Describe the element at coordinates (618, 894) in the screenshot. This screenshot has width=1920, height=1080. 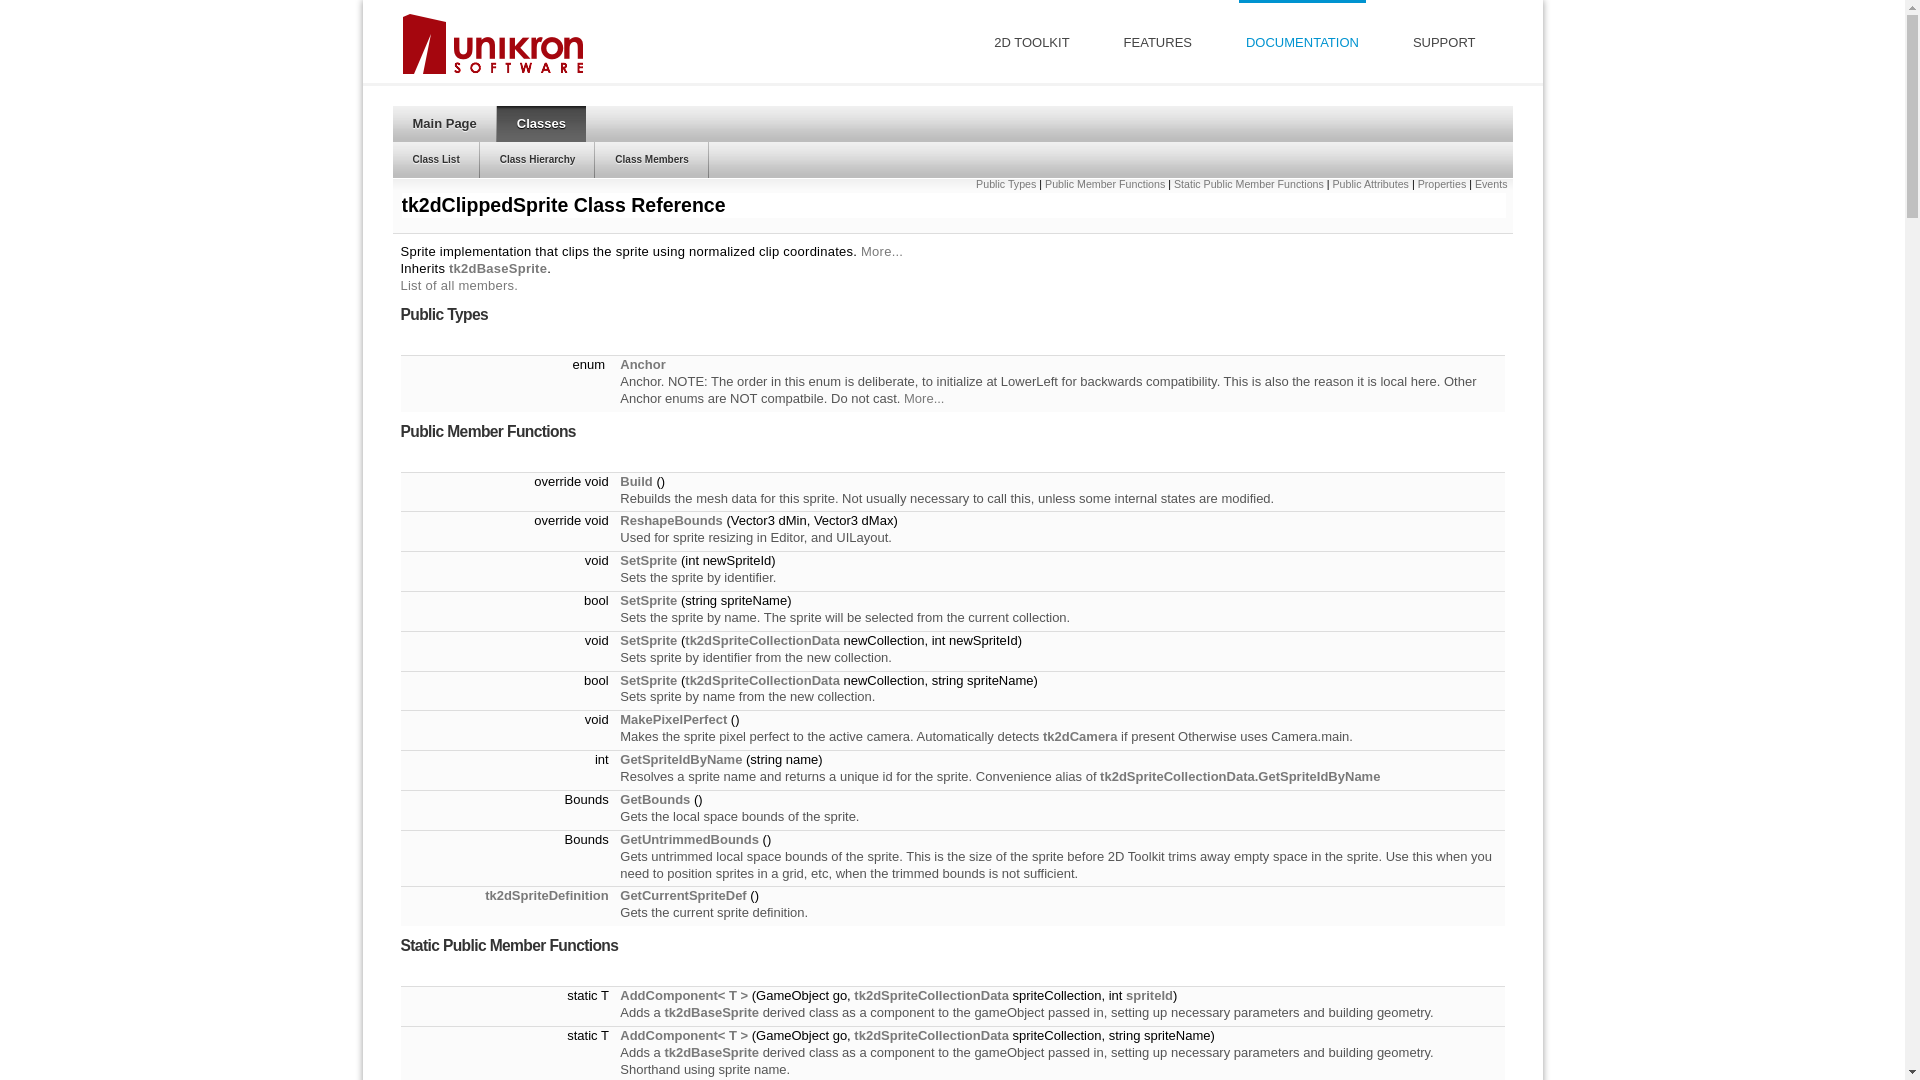
I see `'GetCurrentSpriteDef'` at that location.